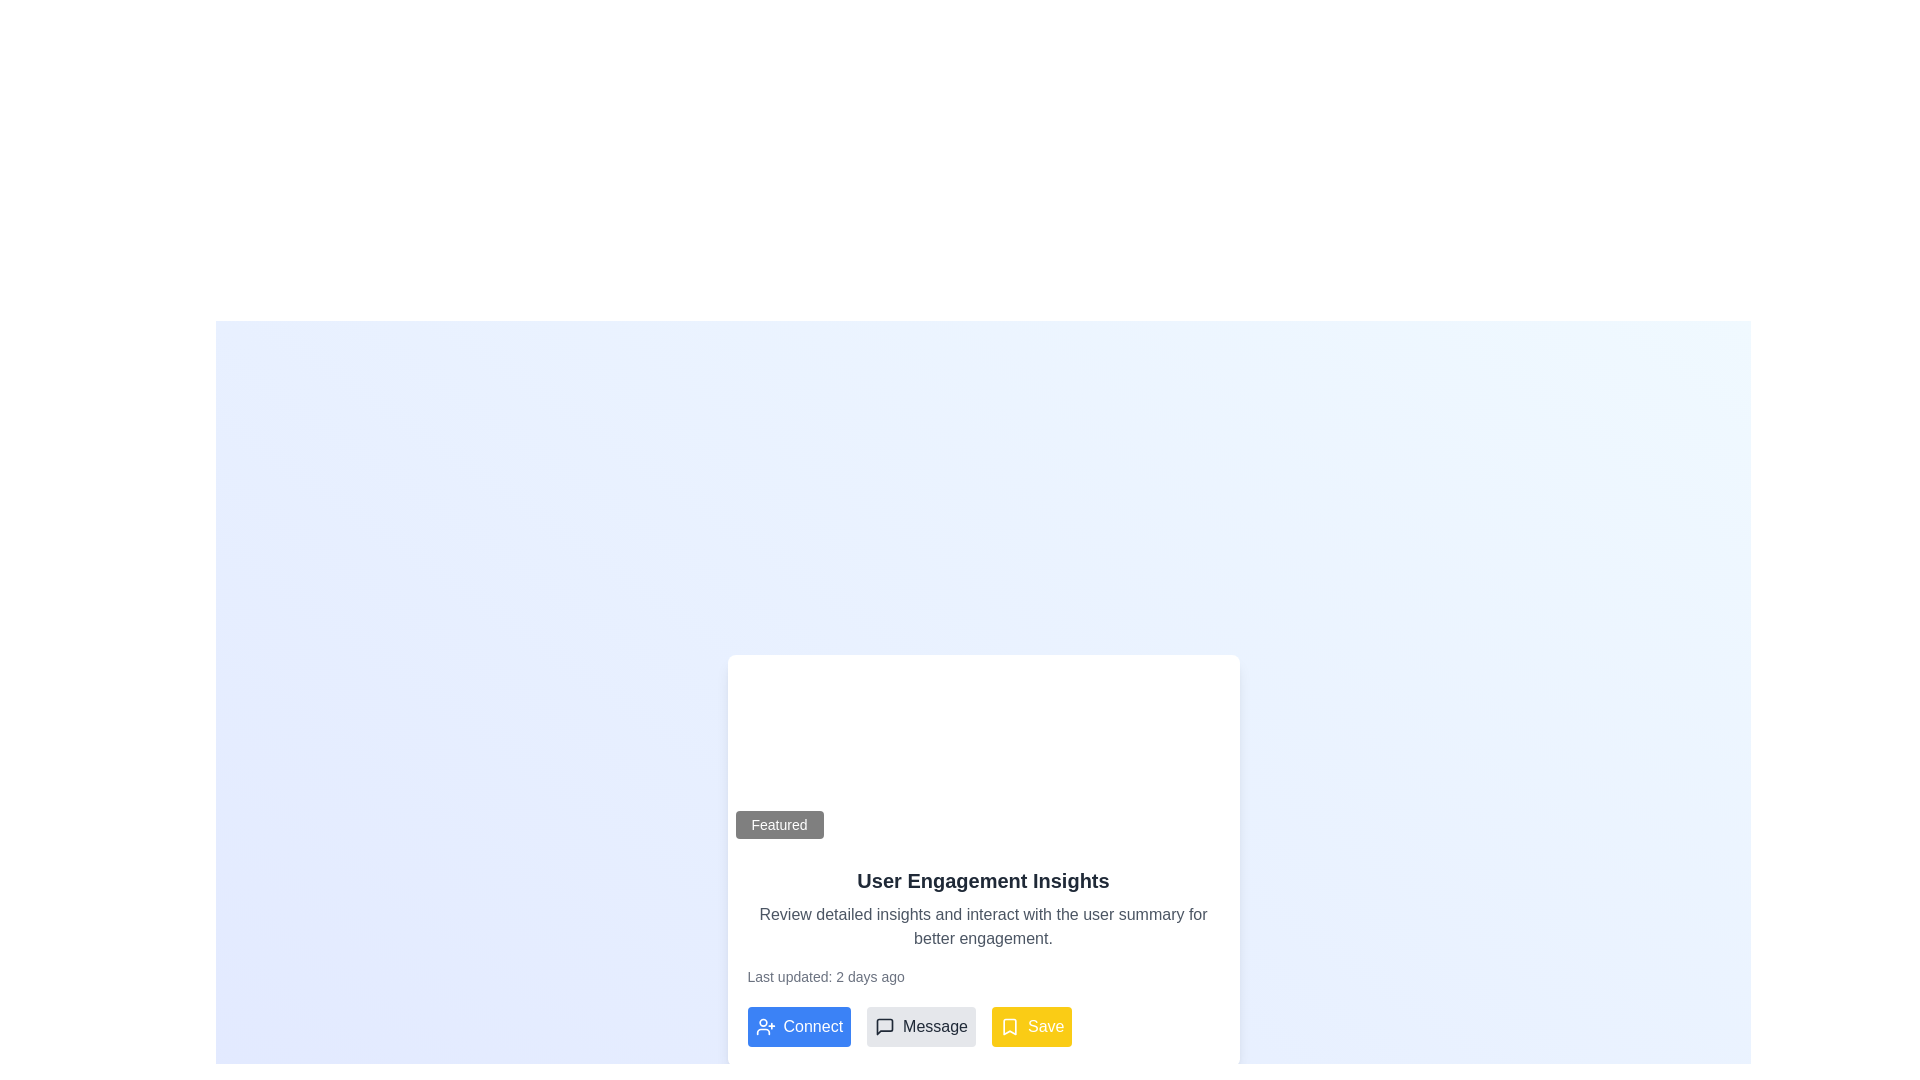 The height and width of the screenshot is (1080, 1920). Describe the element at coordinates (1045, 1026) in the screenshot. I see `the 'Save' button, which is a yellow rectangular button with rounded corners, located at the bottom right corner of a card layout` at that location.